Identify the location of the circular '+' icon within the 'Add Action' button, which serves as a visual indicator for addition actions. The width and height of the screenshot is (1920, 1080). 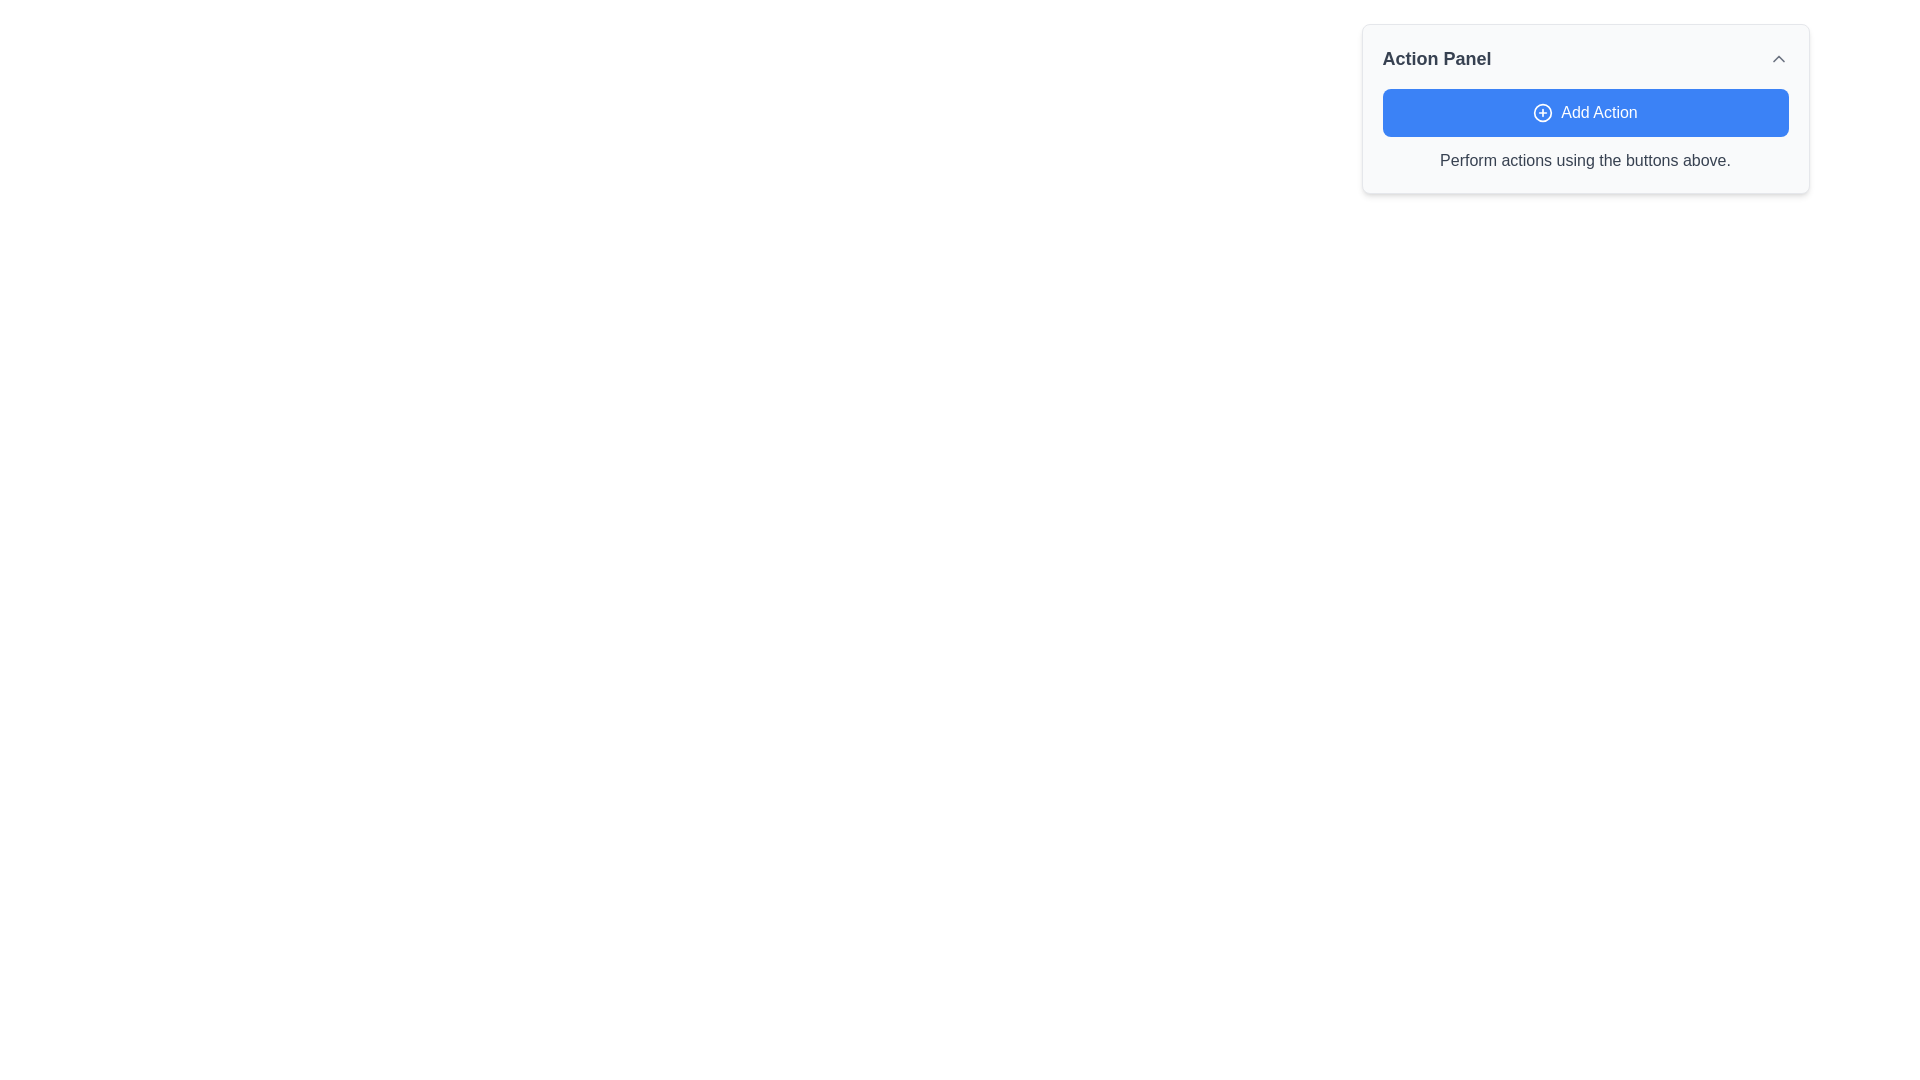
(1542, 112).